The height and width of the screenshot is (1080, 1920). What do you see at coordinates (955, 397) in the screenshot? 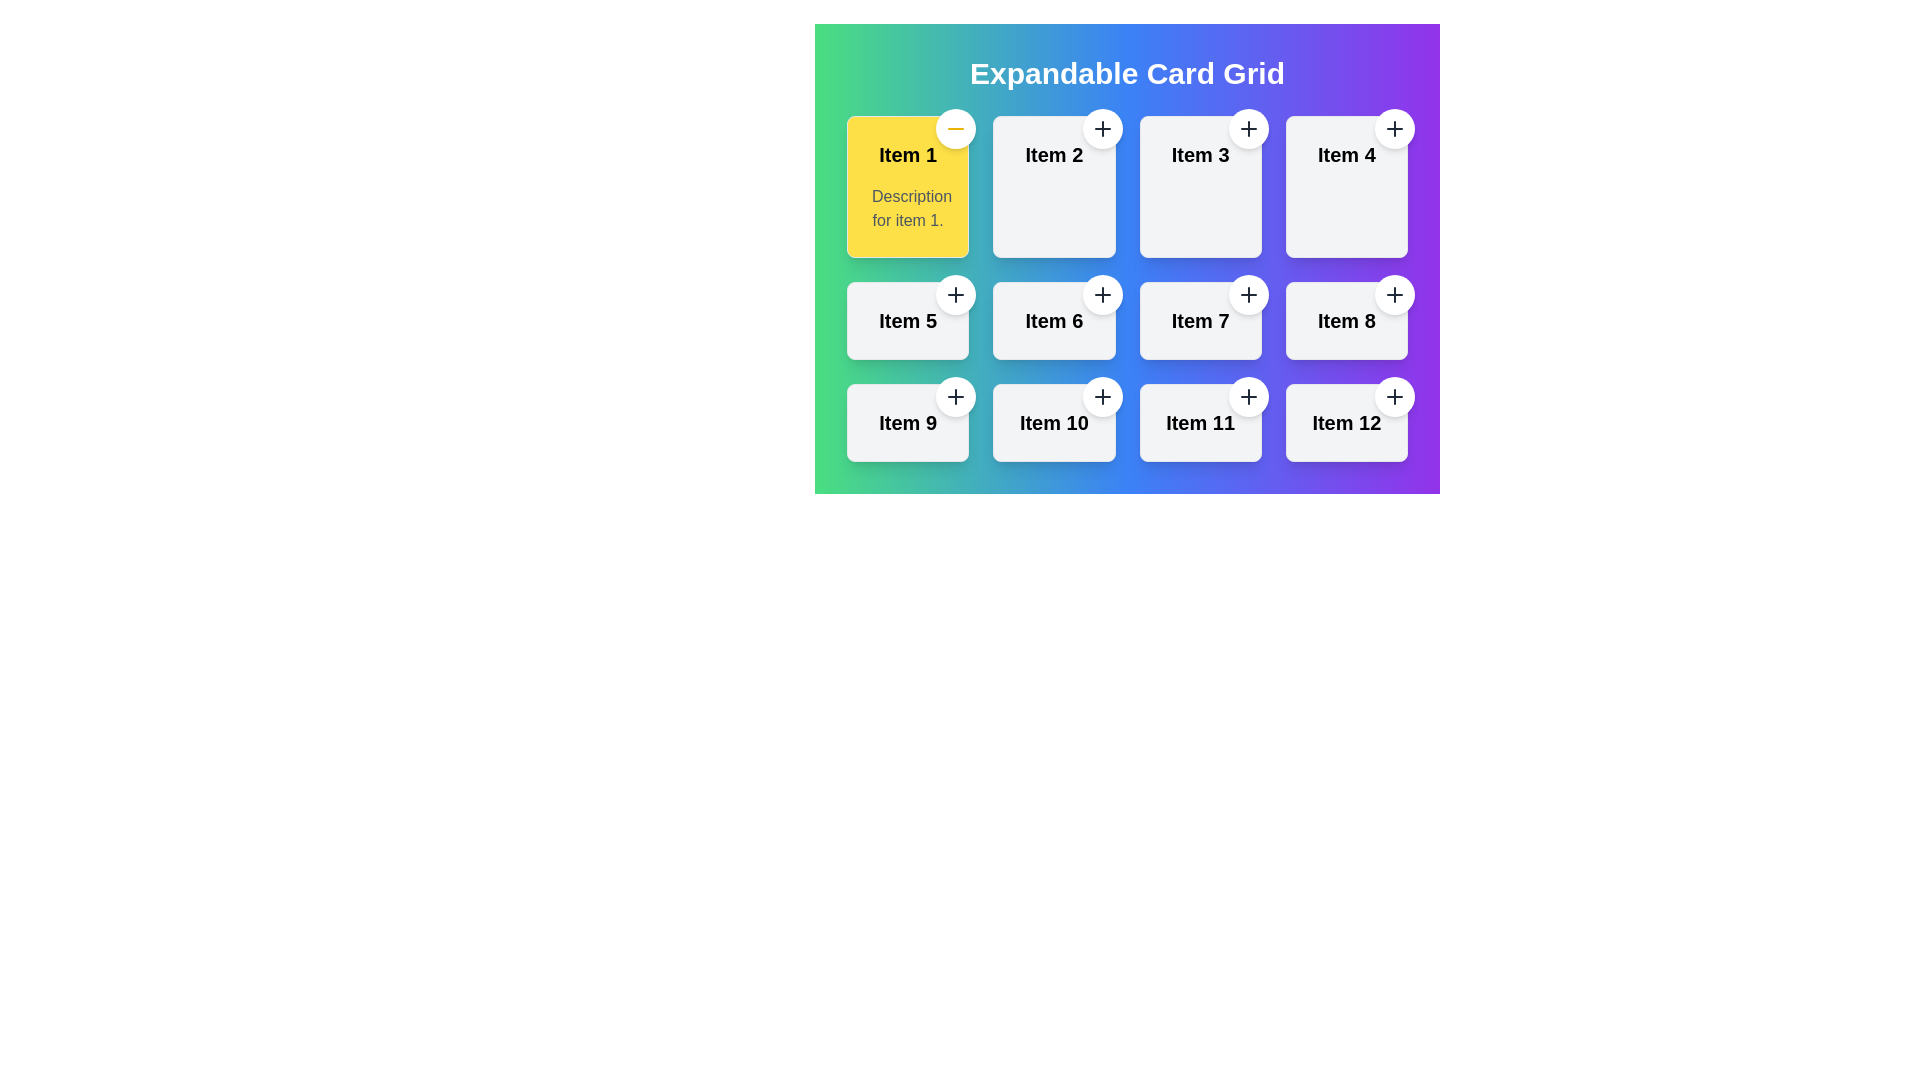
I see `the plus button located at the top-right corner of the 'Item 9' card` at bounding box center [955, 397].